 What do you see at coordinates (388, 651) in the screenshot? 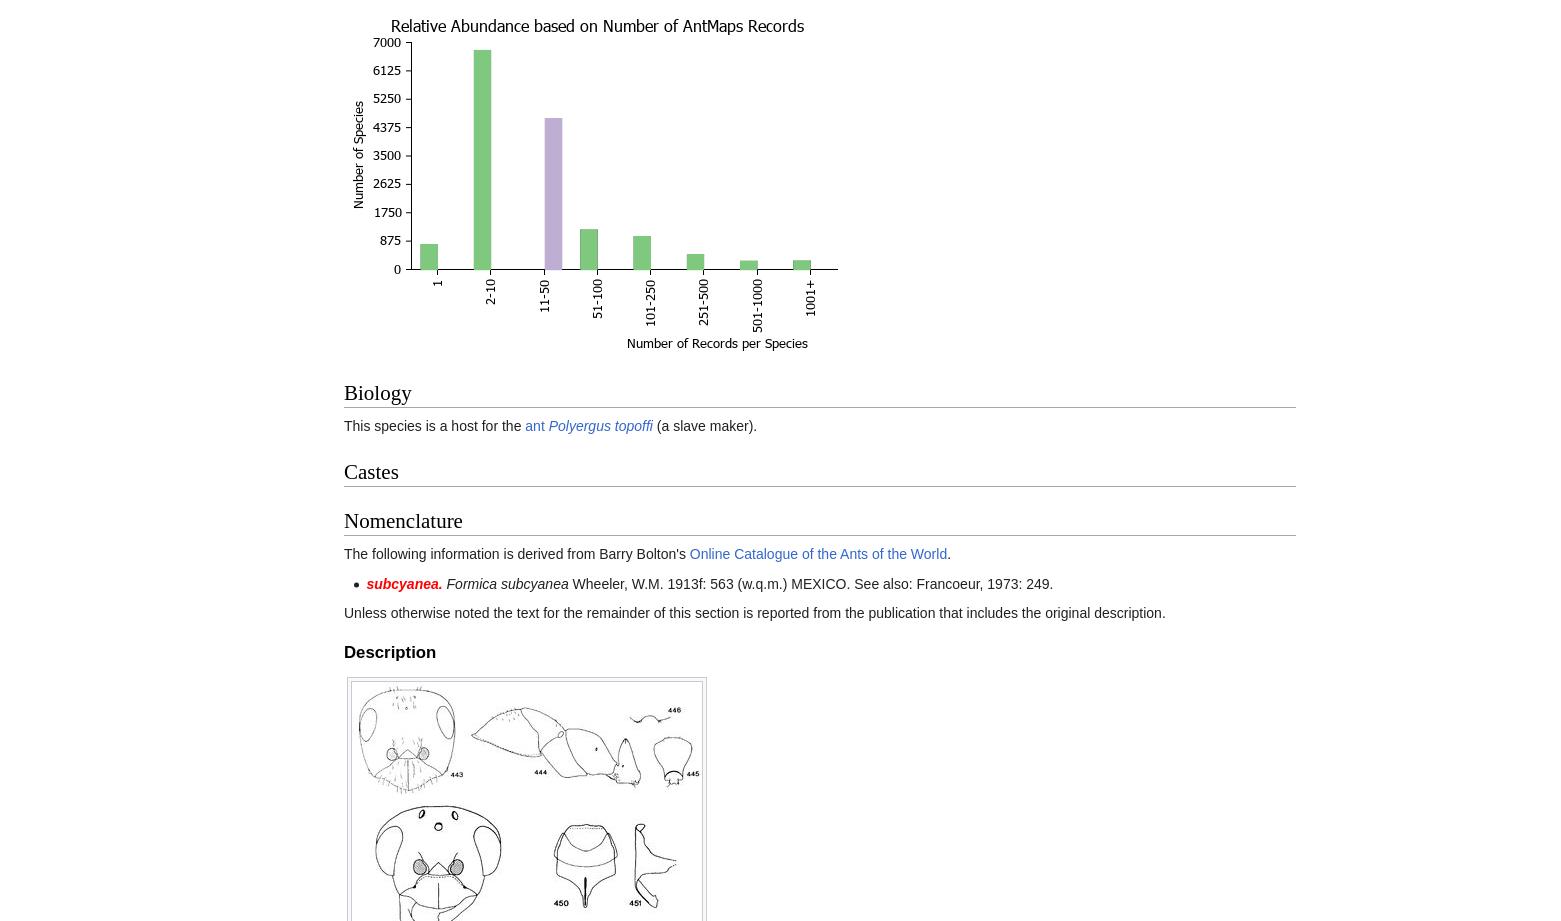
I see `'Description'` at bounding box center [388, 651].